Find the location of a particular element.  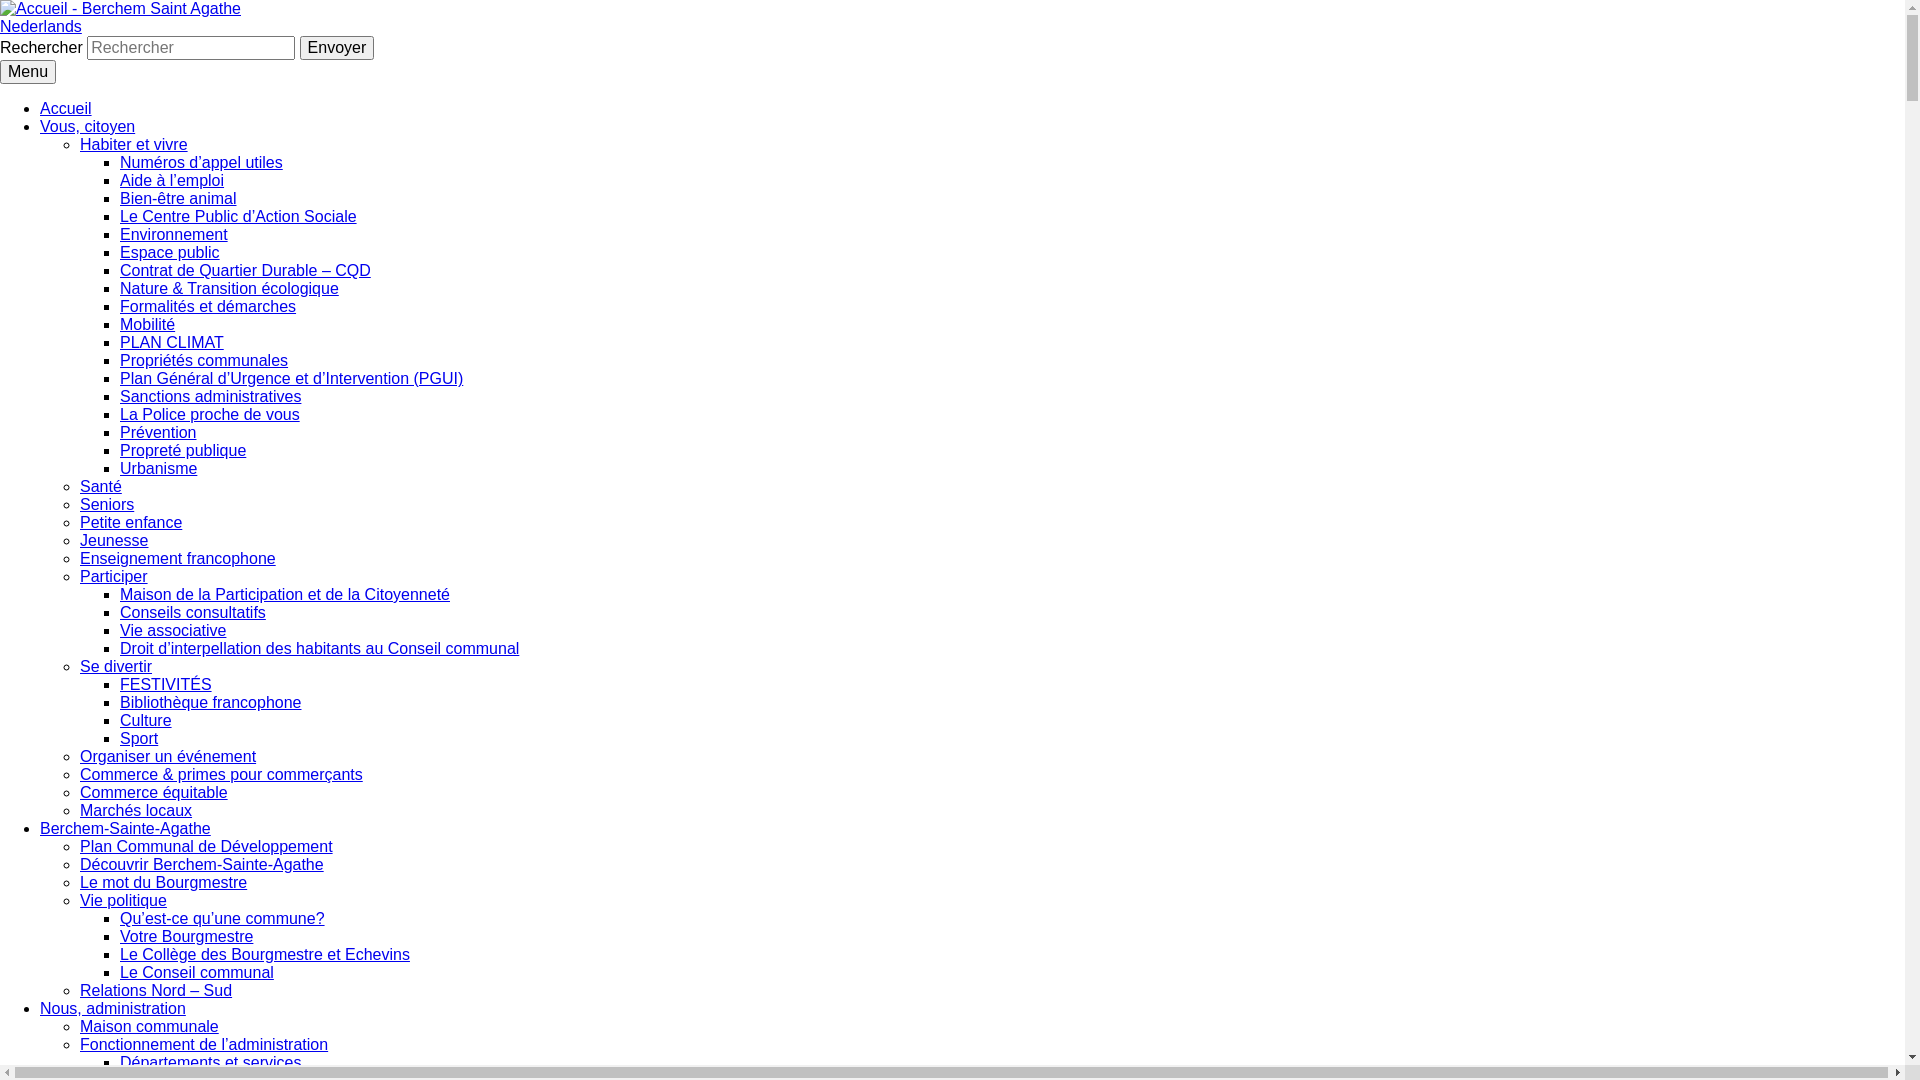

'Espace public' is located at coordinates (169, 251).